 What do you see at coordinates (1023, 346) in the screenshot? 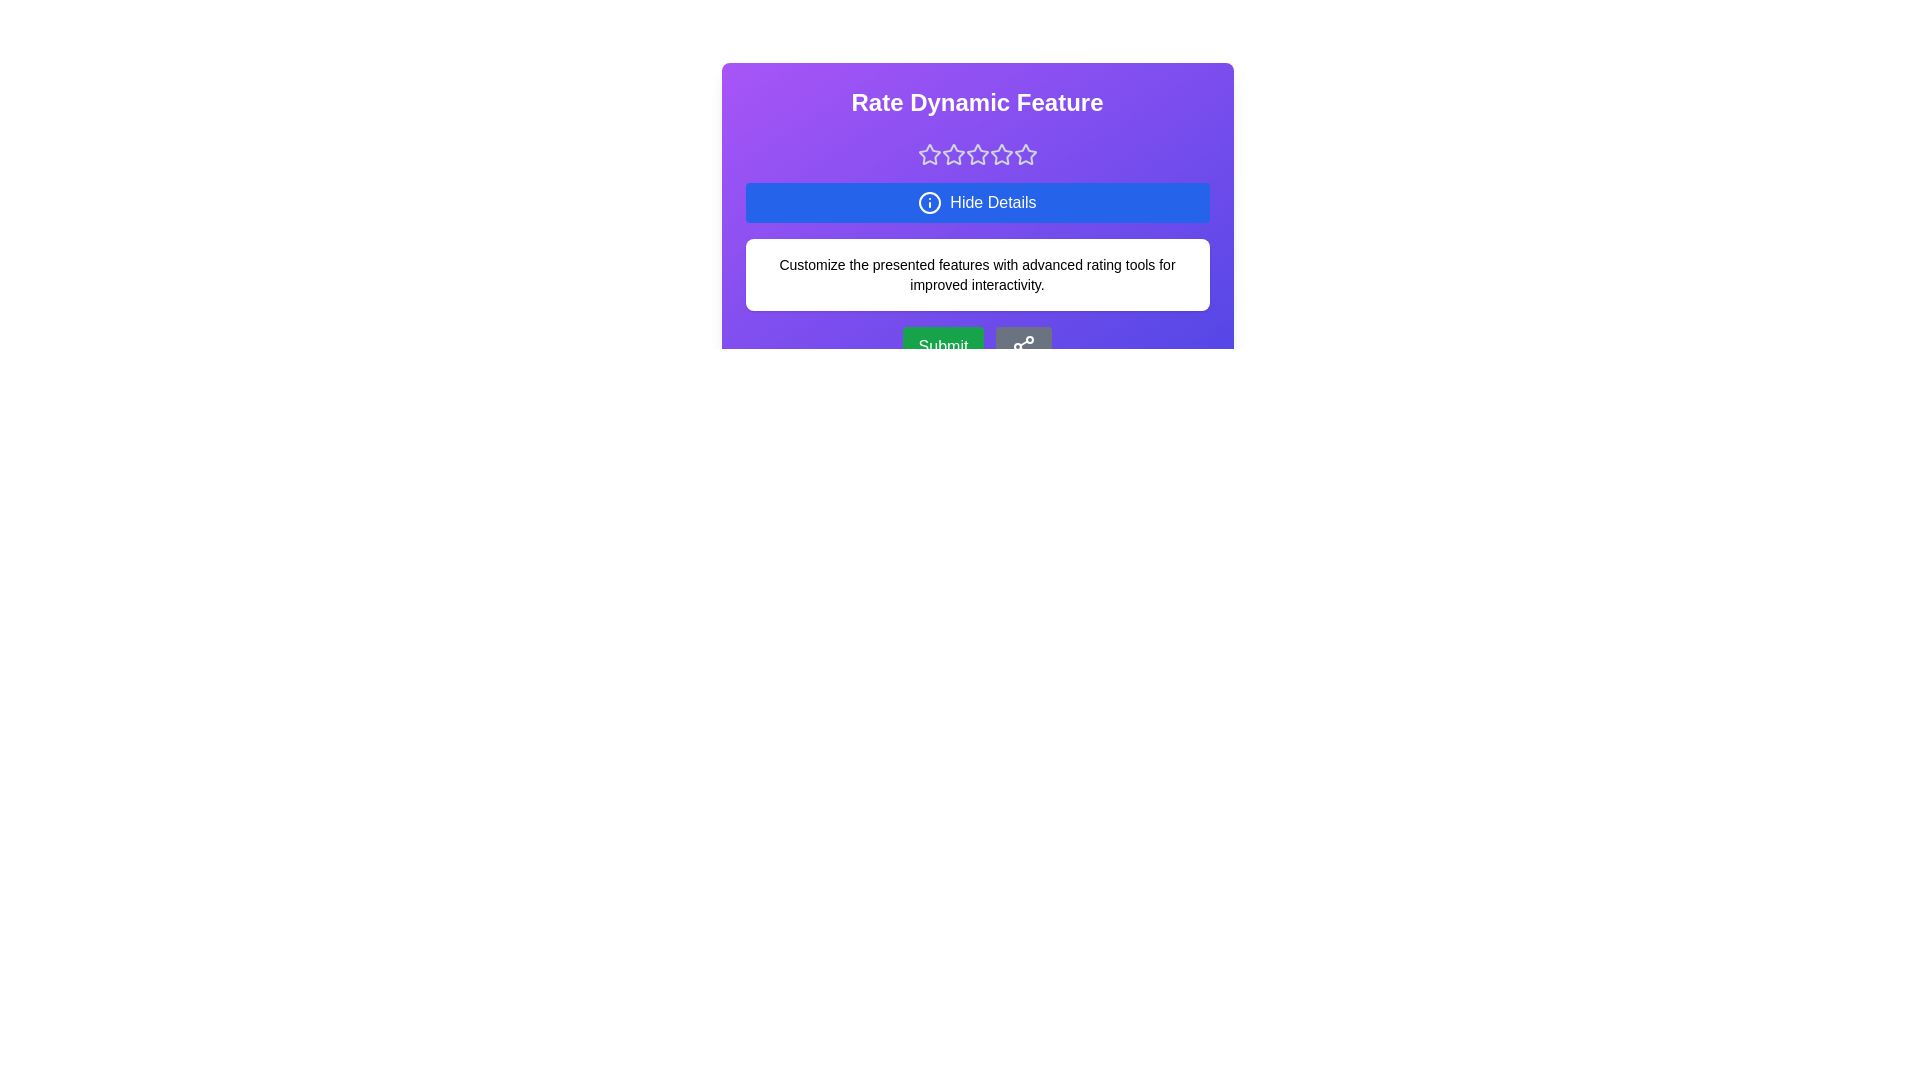
I see `share icon button to share the rating` at bounding box center [1023, 346].